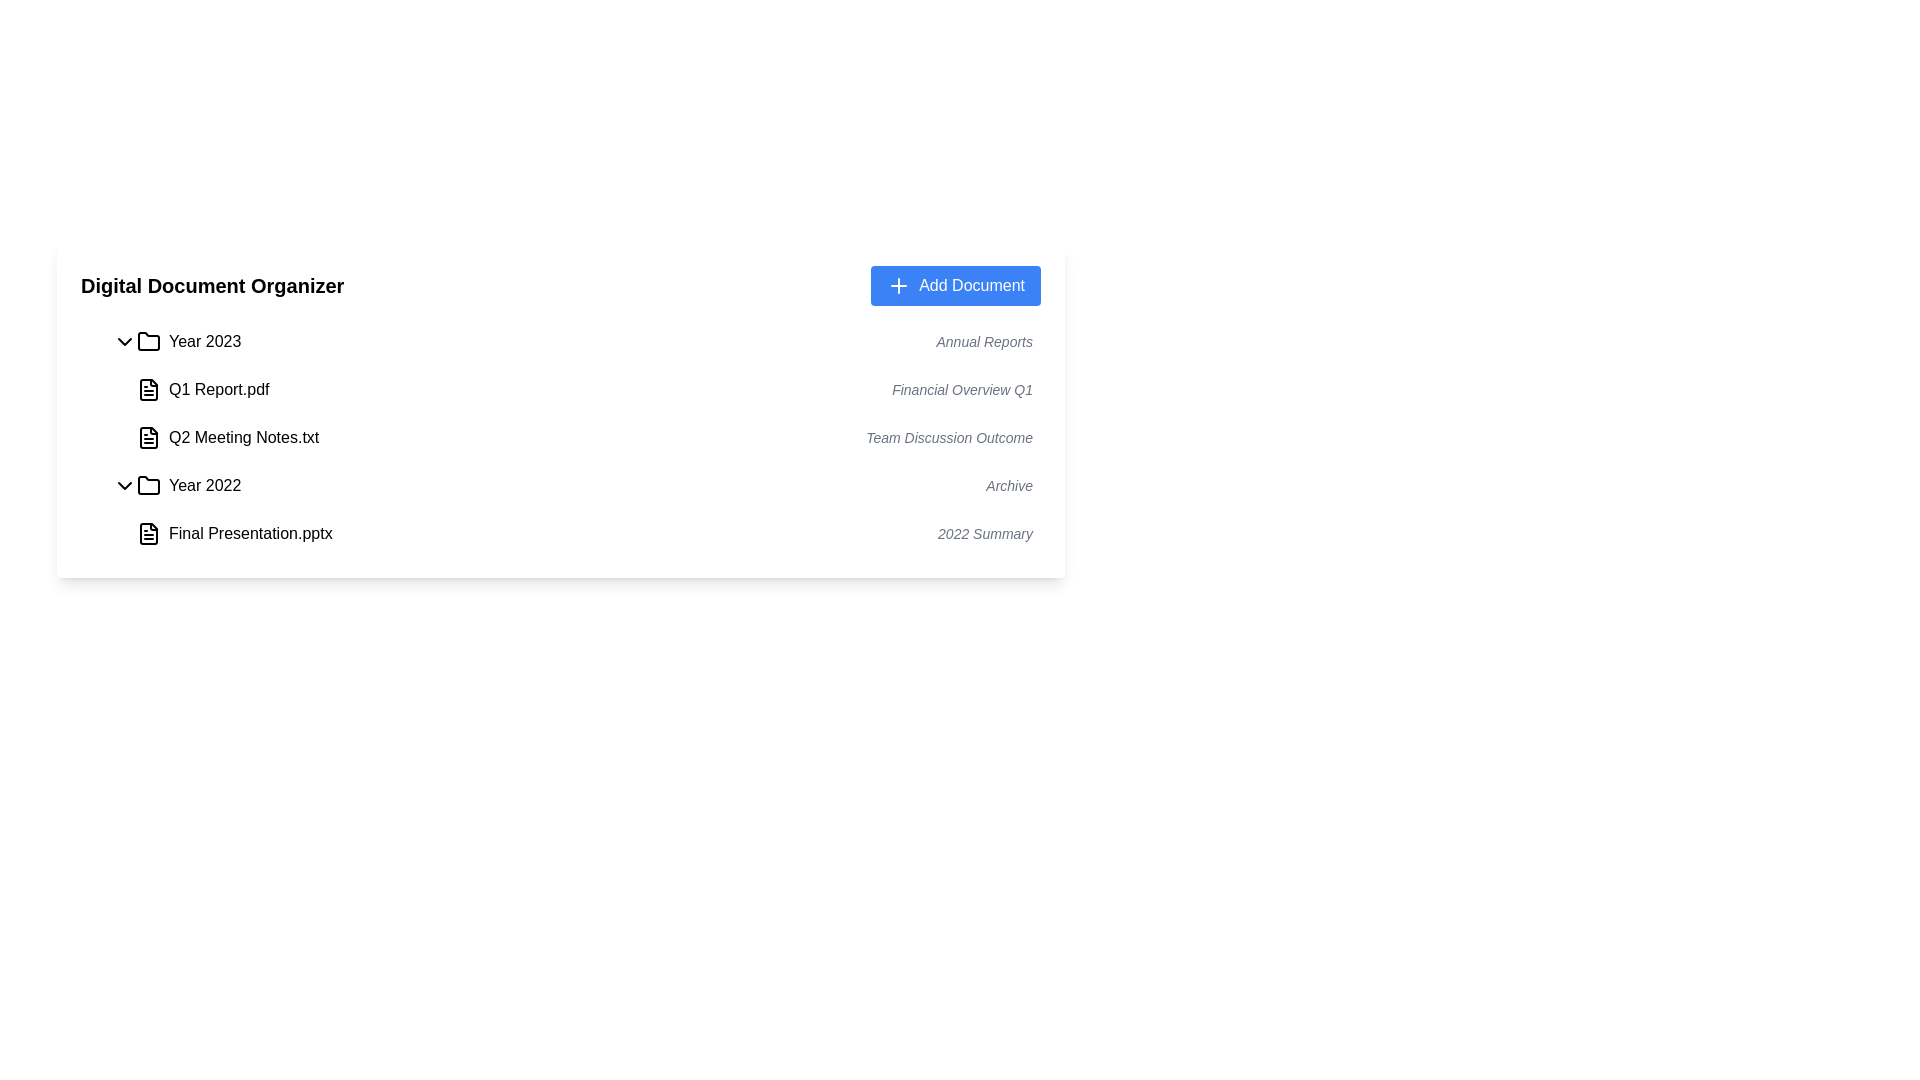 This screenshot has width=1920, height=1080. I want to click on the Text label that denotes the section for the year 2022, so click(205, 486).